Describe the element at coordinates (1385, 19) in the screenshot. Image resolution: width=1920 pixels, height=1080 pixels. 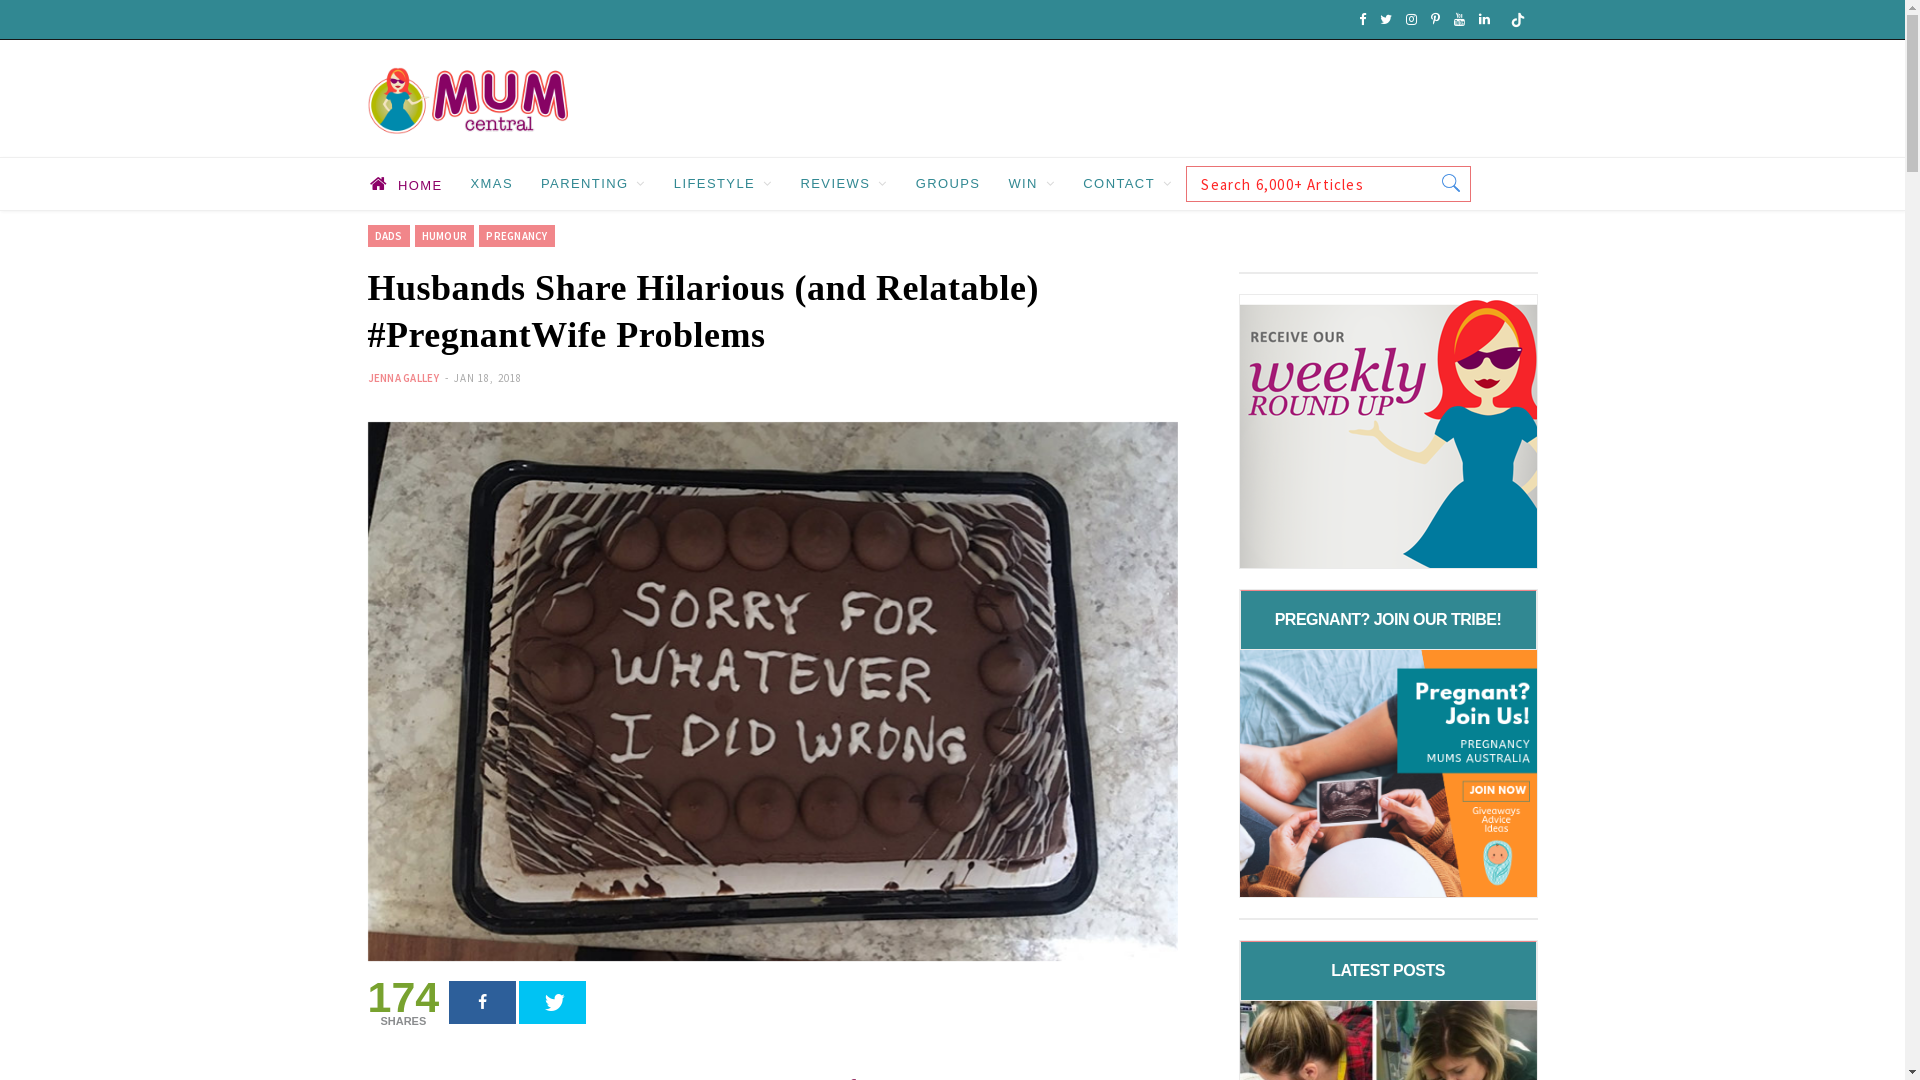
I see `'Twitter'` at that location.